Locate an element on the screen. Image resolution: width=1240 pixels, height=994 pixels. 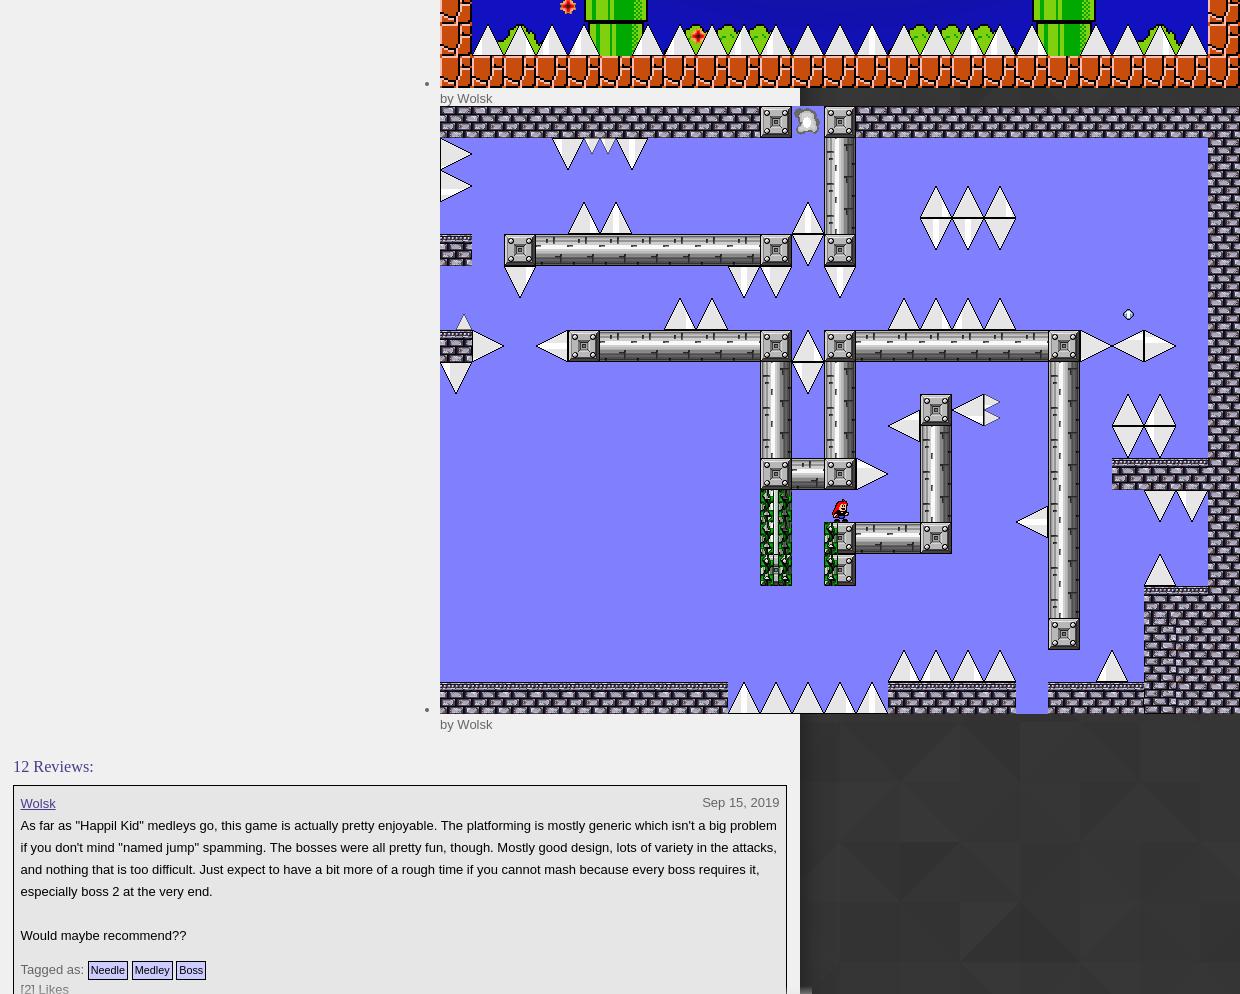
'As far as "Happil Kid" medleys go, this game is actually pretty enjoyable.  The platforming is mostly generic which isn't a big problem if you don't mind "named jump" spamming.  The bosses were all pretty fun, though.  Mostly good design, lots of variety in the attacks, and nothing that is too difficult.  Just expect to have a bit more of a rough time if you cannot mash because every boss requires it, especially boss 2 at the very end.' is located at coordinates (398, 858).